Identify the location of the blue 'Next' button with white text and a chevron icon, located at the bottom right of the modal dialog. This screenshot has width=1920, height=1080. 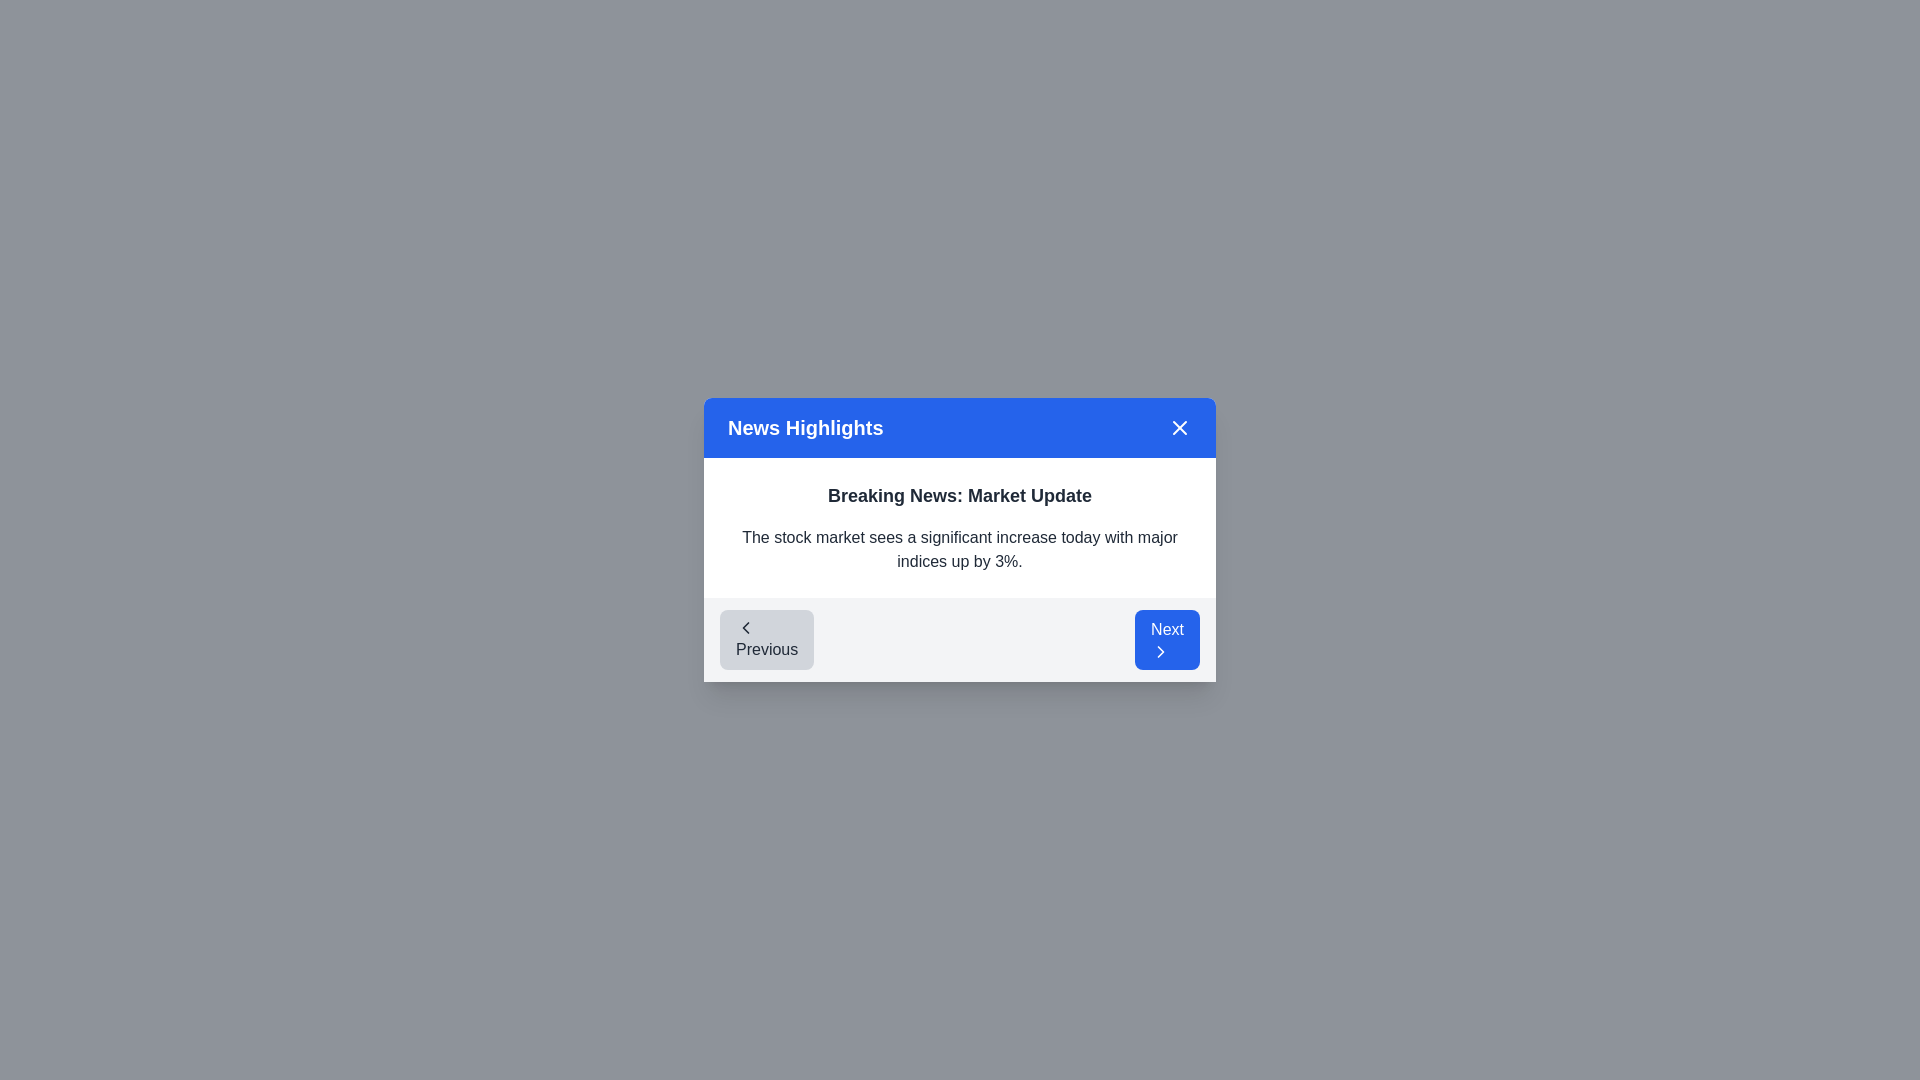
(1167, 640).